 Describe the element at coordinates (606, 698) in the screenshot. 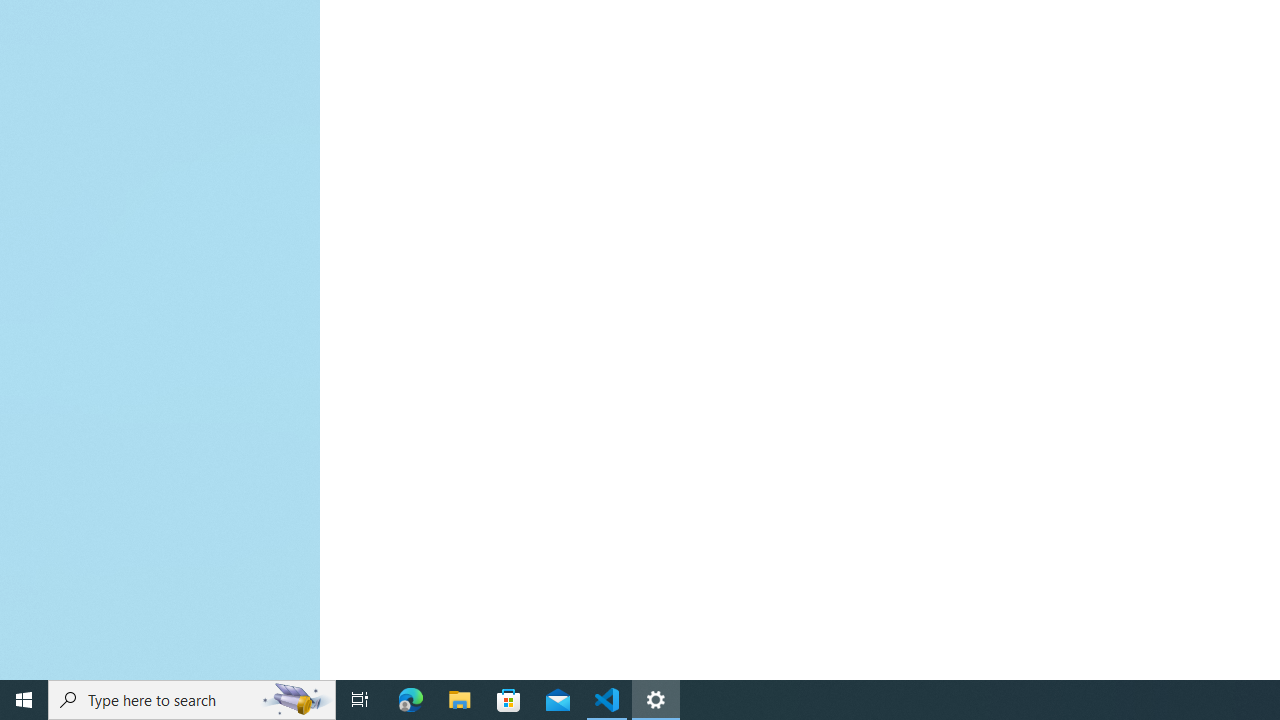

I see `'Visual Studio Code - 1 running window'` at that location.